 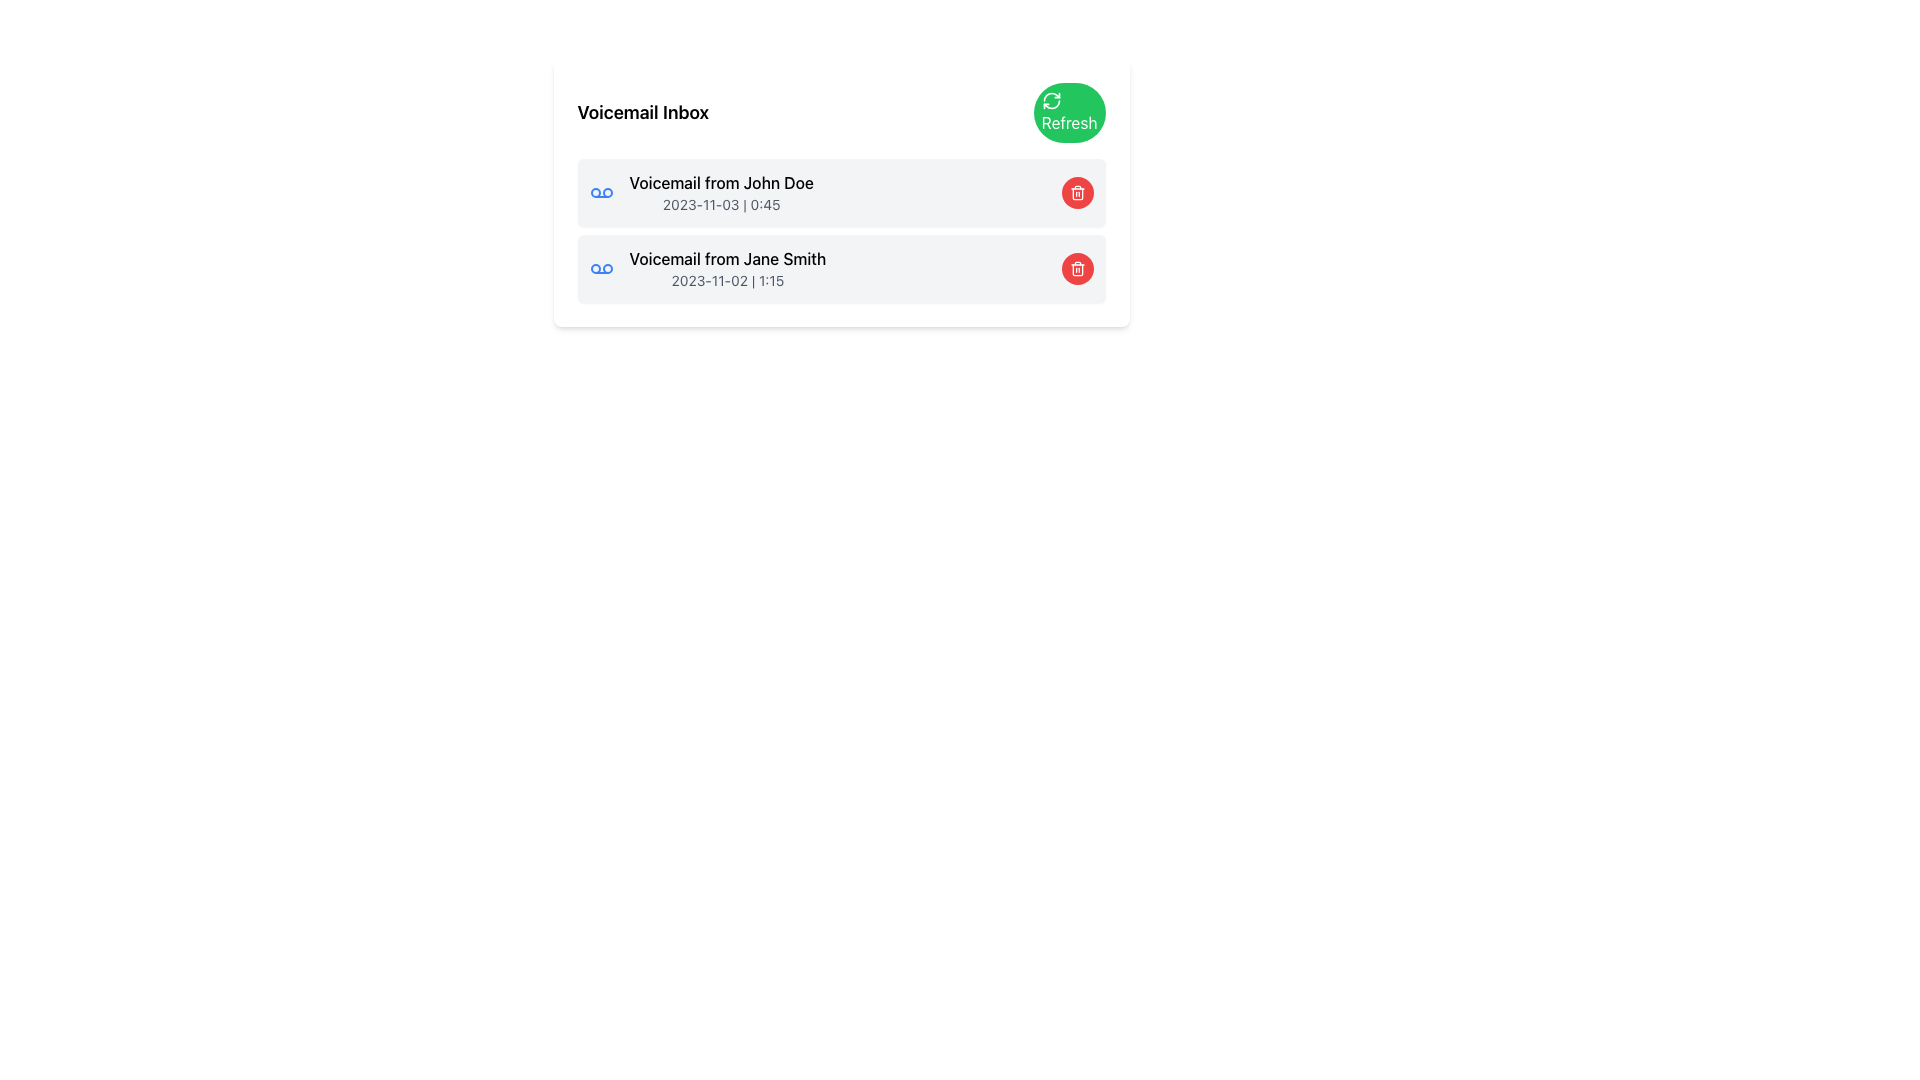 What do you see at coordinates (720, 204) in the screenshot?
I see `the text label displaying '2023-11-03 | 0:45', which is styled in gray and located below the bolded sender name 'Voicemail from John Doe'` at bounding box center [720, 204].